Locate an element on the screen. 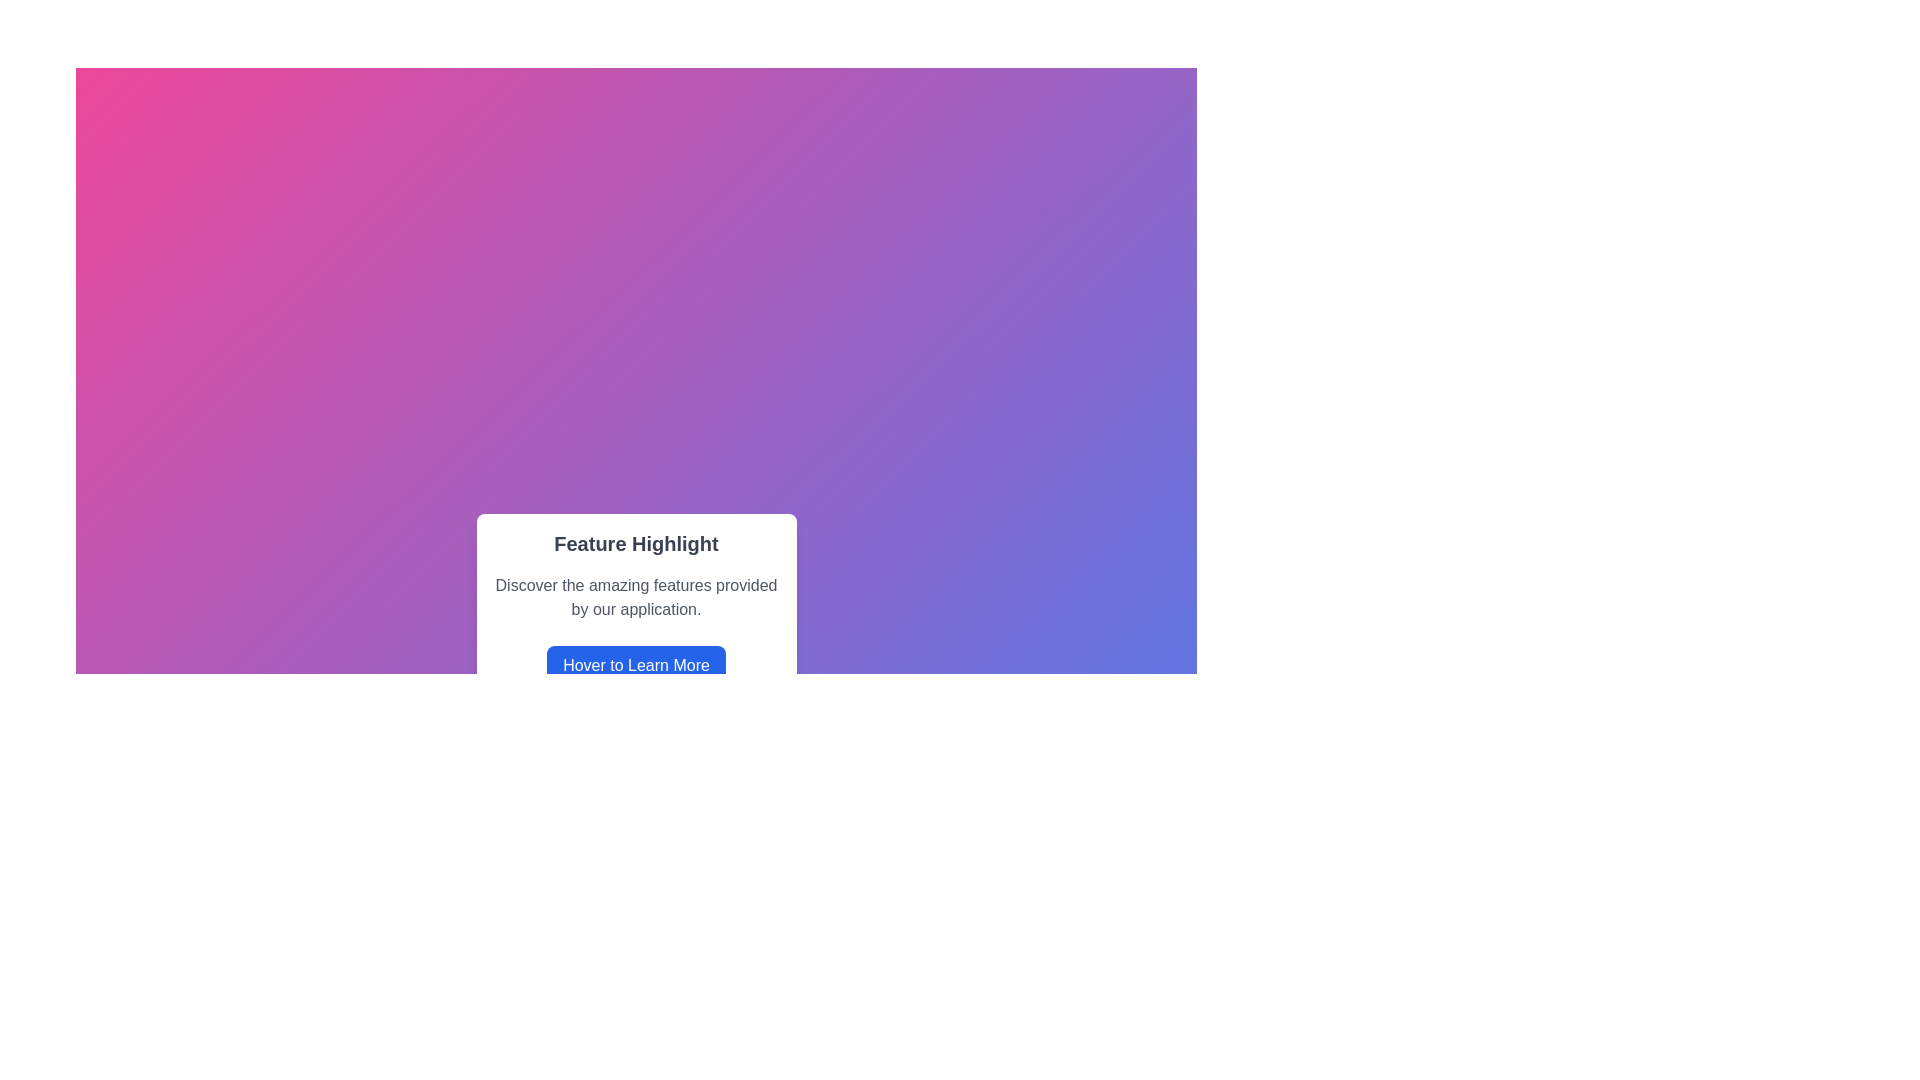 Image resolution: width=1920 pixels, height=1080 pixels. the 'Feature Highlight' header text, which is styled in bold, dark gray font and located at the top-center of the white card interface is located at coordinates (635, 543).